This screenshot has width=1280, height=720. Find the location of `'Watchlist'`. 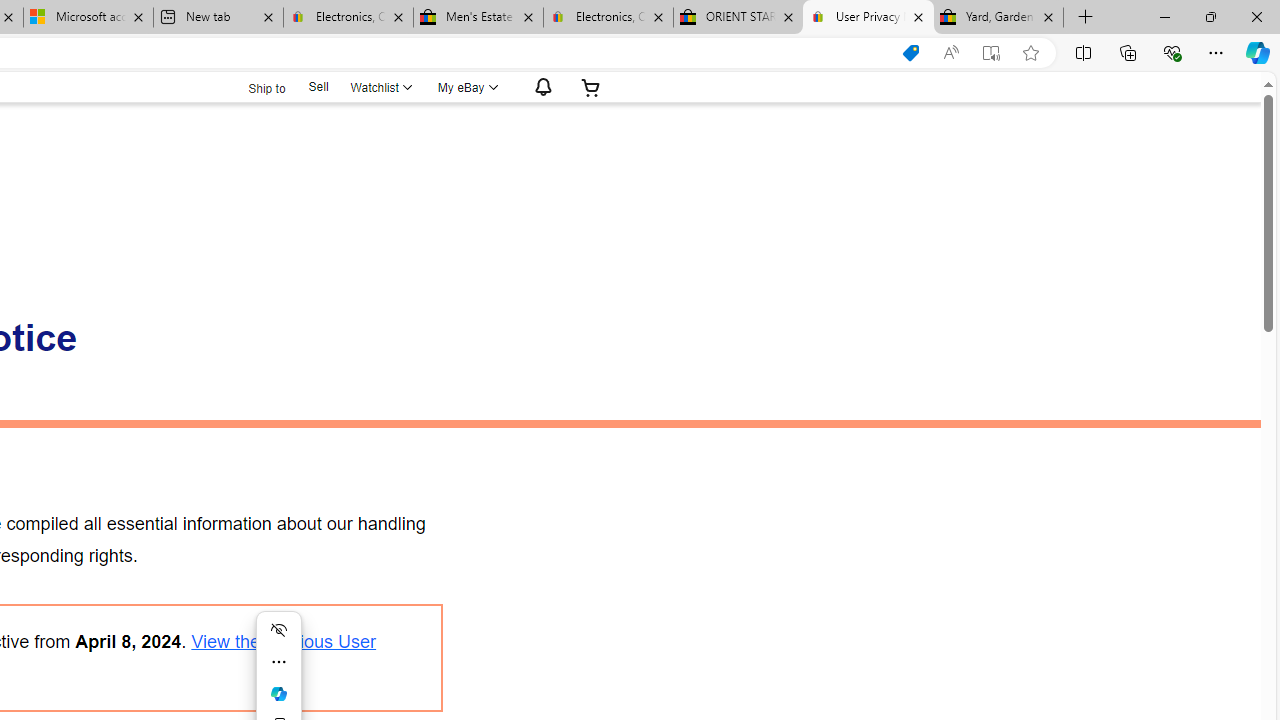

'Watchlist' is located at coordinates (380, 86).